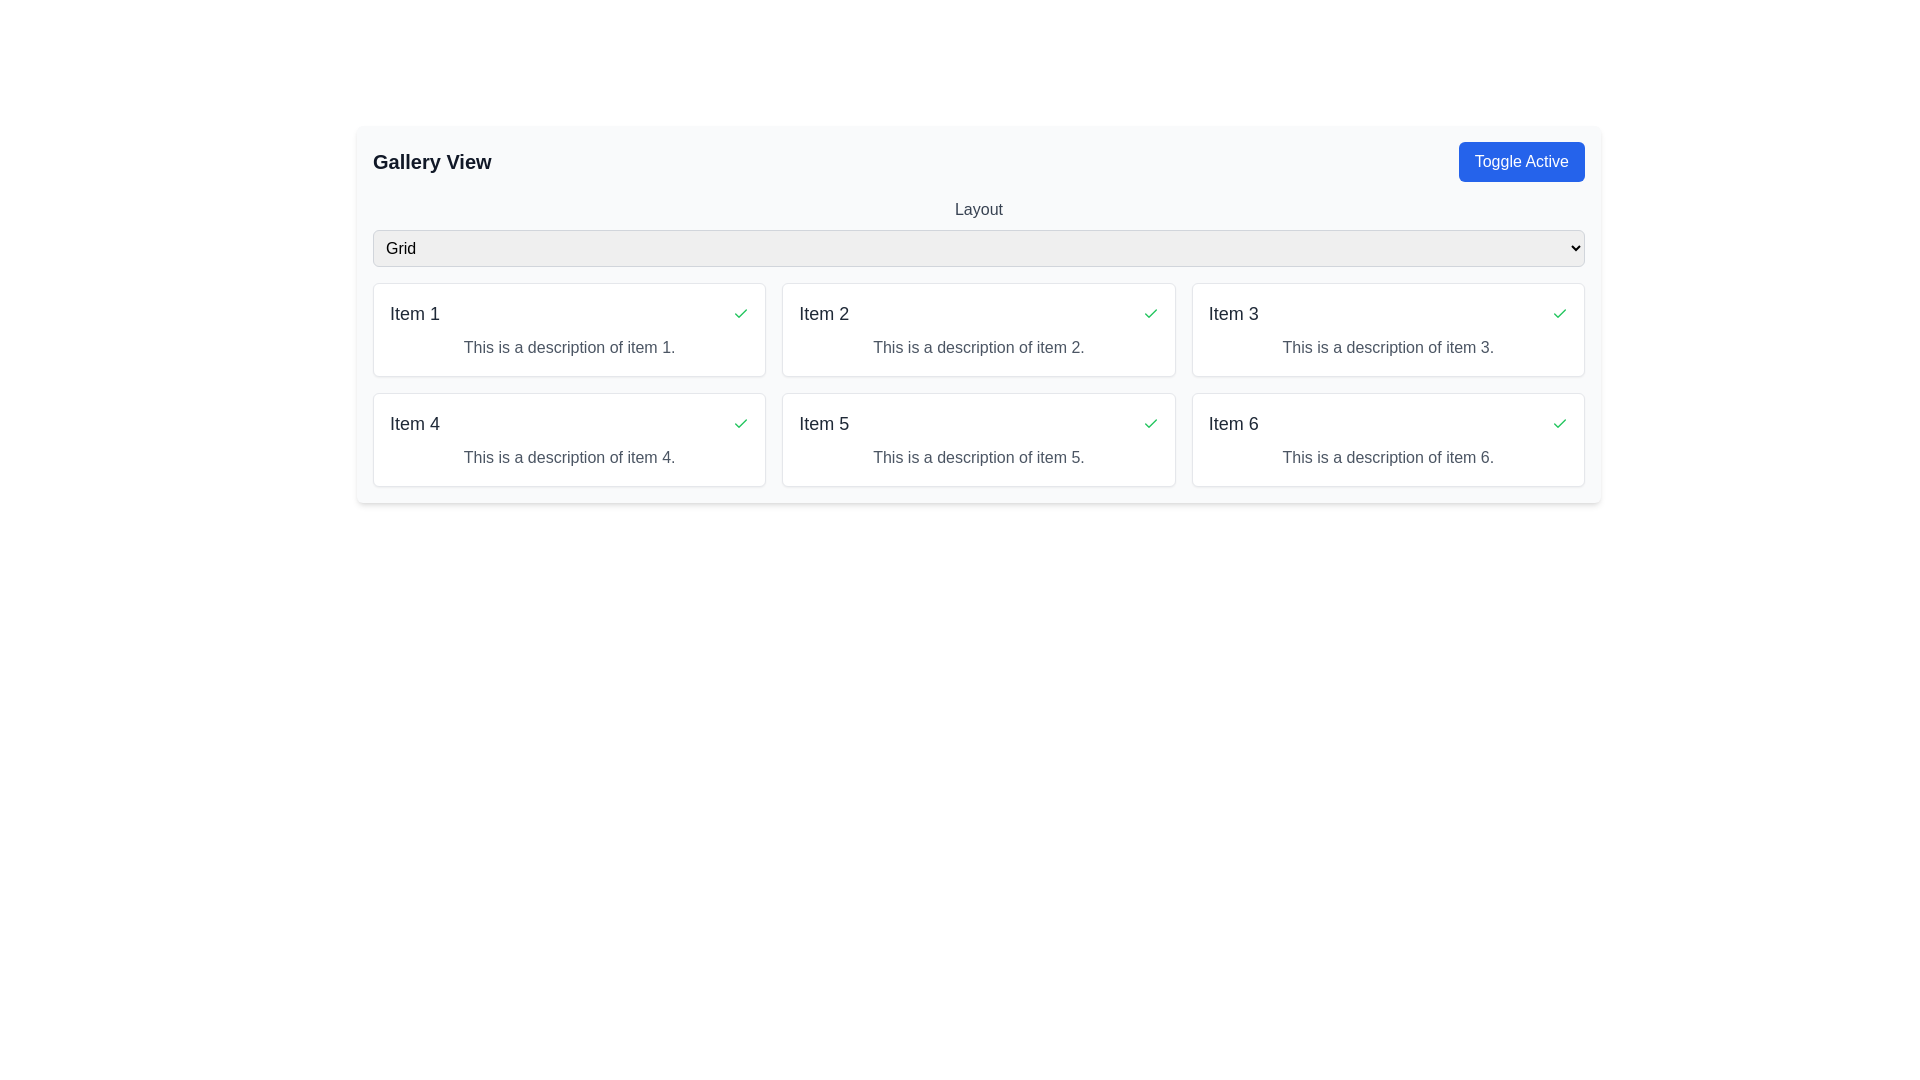  Describe the element at coordinates (1559, 313) in the screenshot. I see `the icon that indicates the selected or approved state for 'Item 3', located to the right of the textual label in the top row of the grid` at that location.